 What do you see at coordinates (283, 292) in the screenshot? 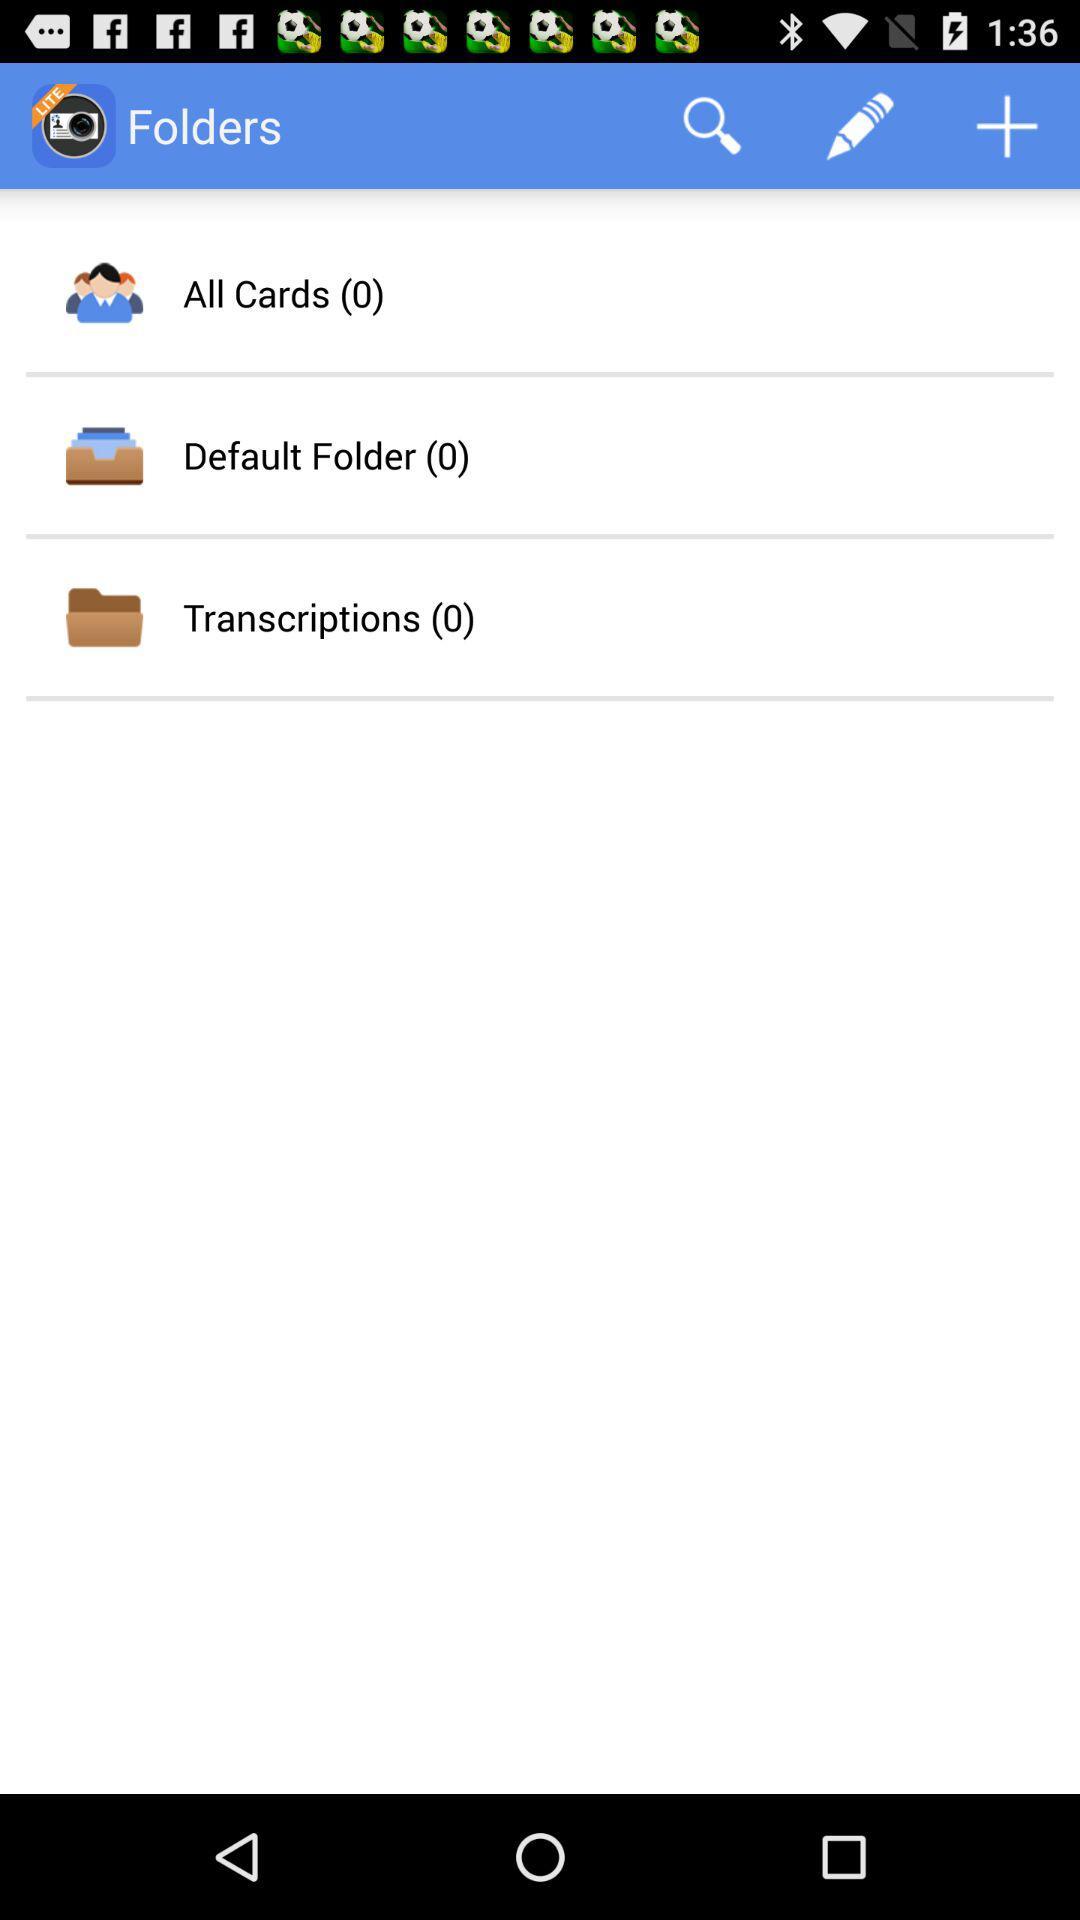
I see `all cards (0) app` at bounding box center [283, 292].